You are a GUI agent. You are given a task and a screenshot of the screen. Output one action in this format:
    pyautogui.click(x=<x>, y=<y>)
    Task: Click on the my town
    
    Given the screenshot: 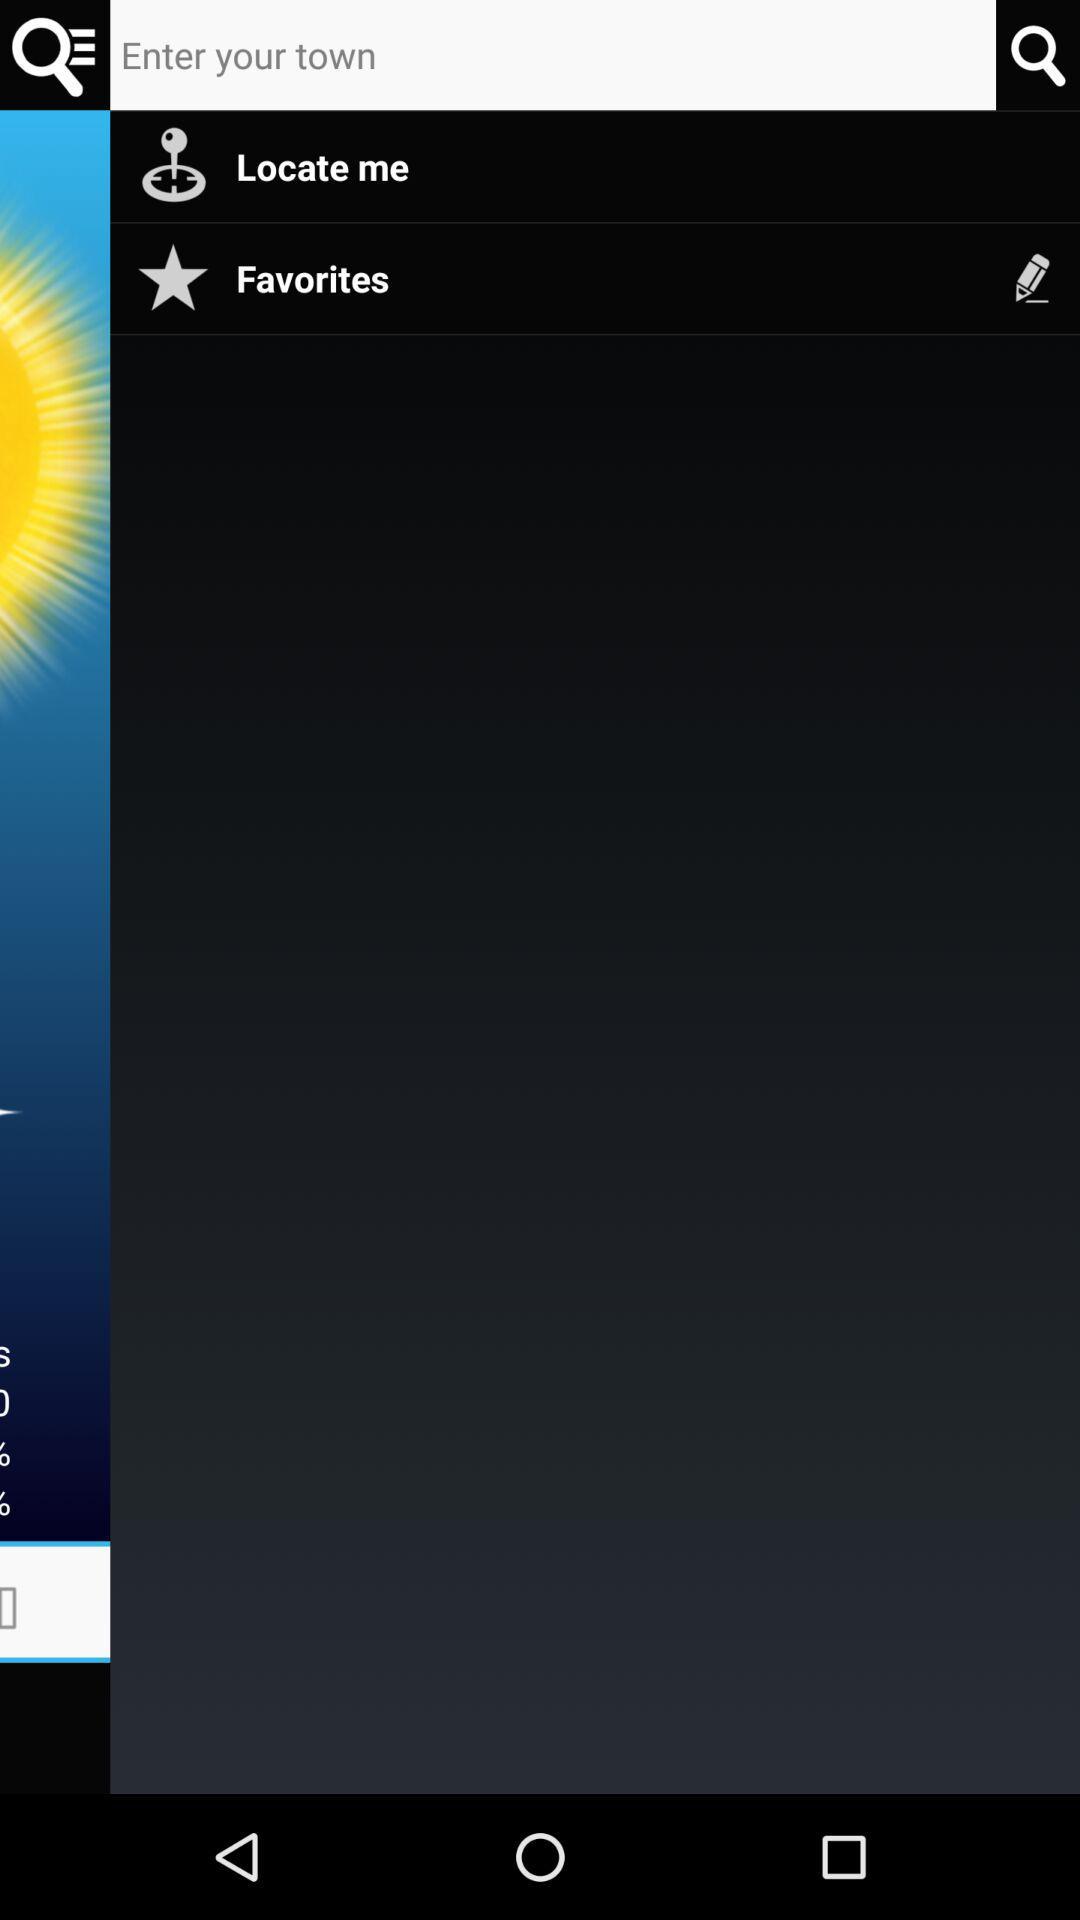 What is the action you would take?
    pyautogui.click(x=553, y=55)
    